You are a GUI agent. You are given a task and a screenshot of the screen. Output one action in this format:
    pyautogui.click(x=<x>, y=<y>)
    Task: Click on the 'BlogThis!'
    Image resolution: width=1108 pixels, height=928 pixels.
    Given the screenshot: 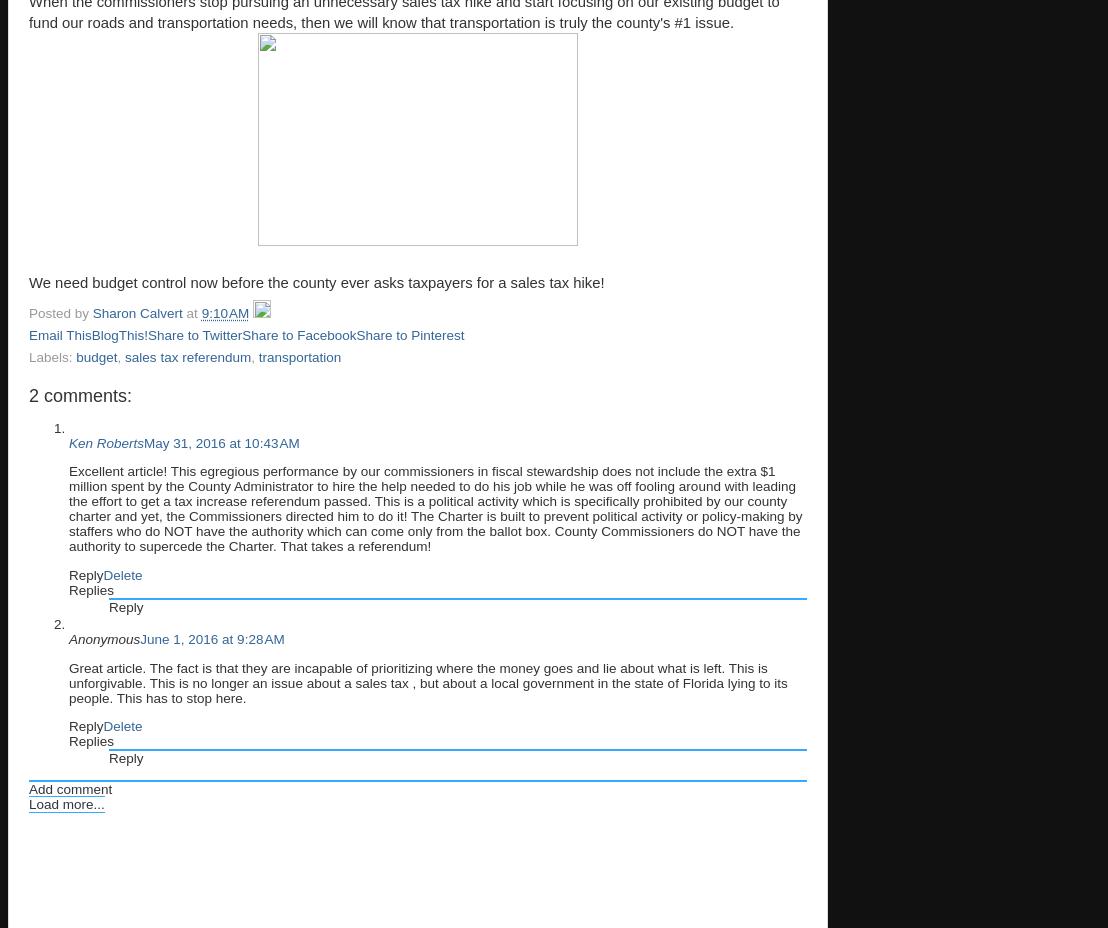 What is the action you would take?
    pyautogui.click(x=119, y=334)
    